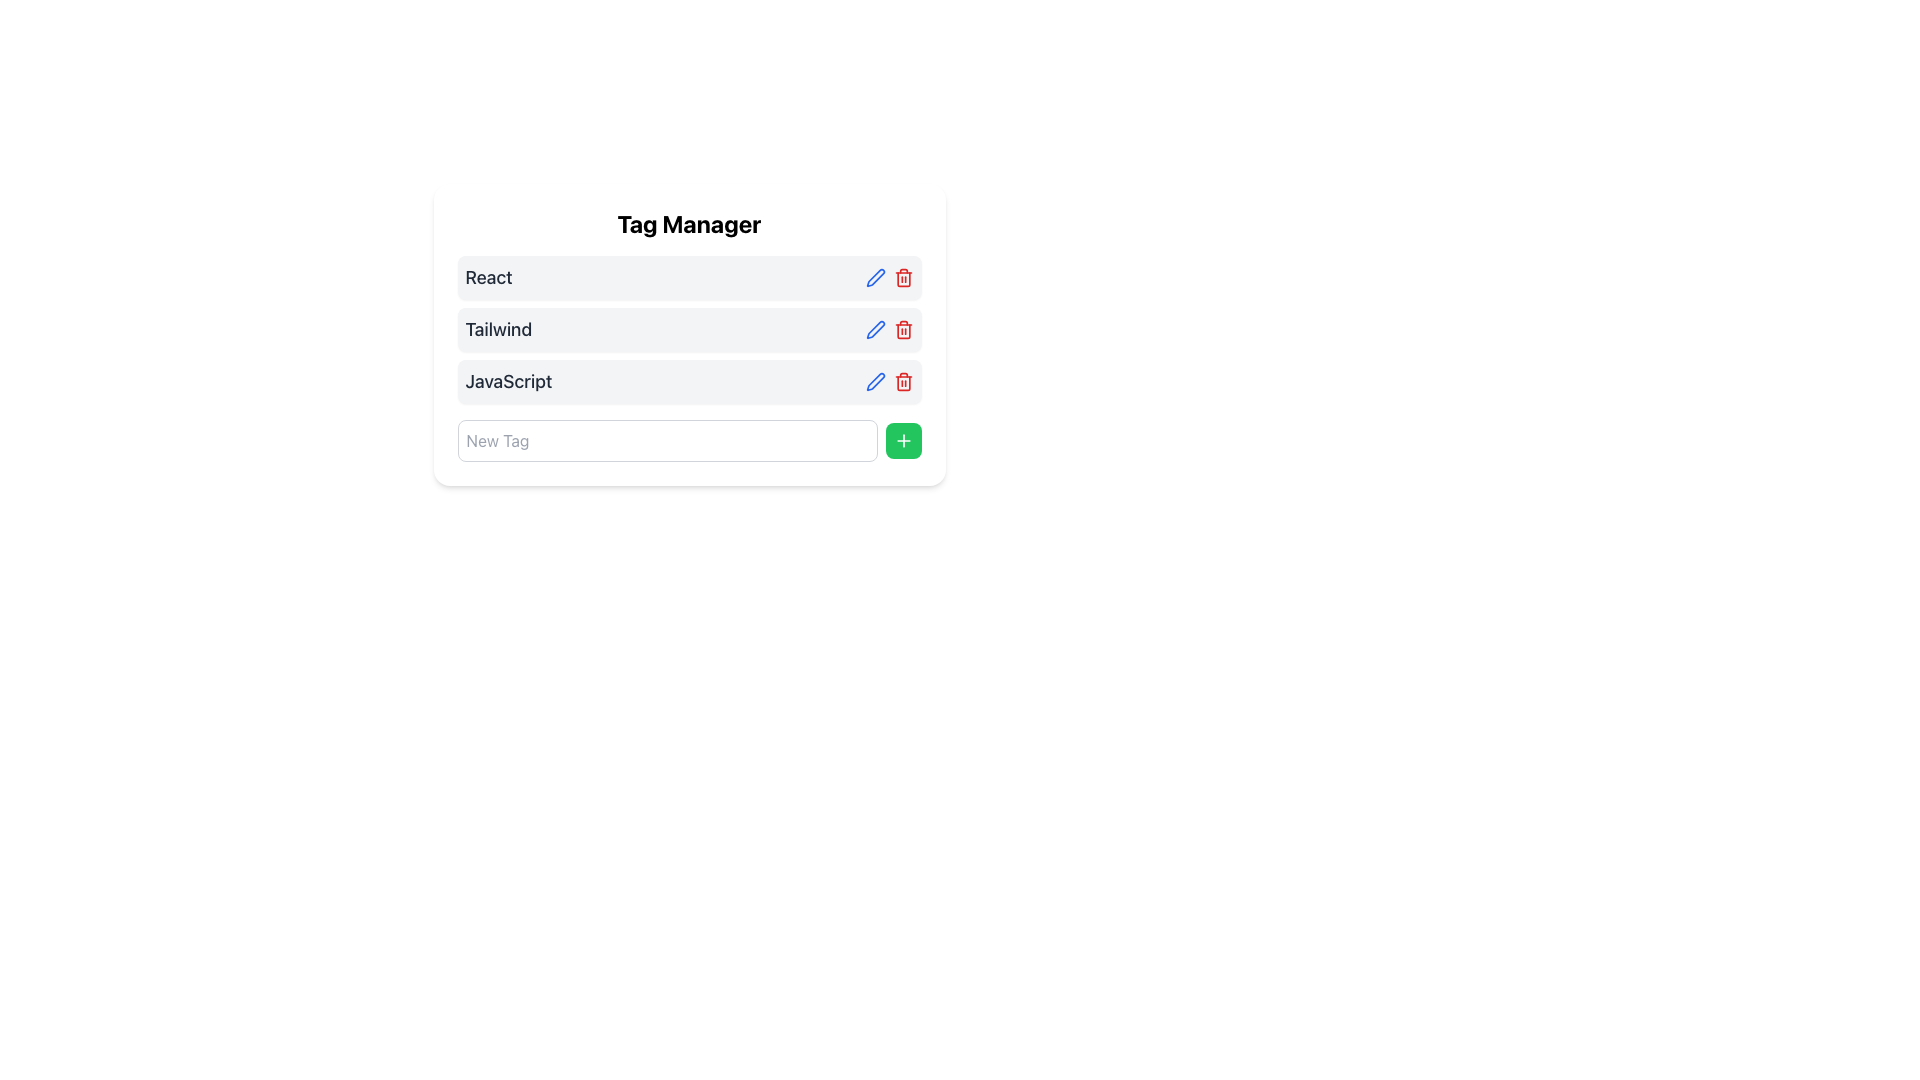 The image size is (1920, 1080). I want to click on the edit button located to the right-hand side of the 'React' tag label in the 'Tag Manager' list, so click(875, 277).